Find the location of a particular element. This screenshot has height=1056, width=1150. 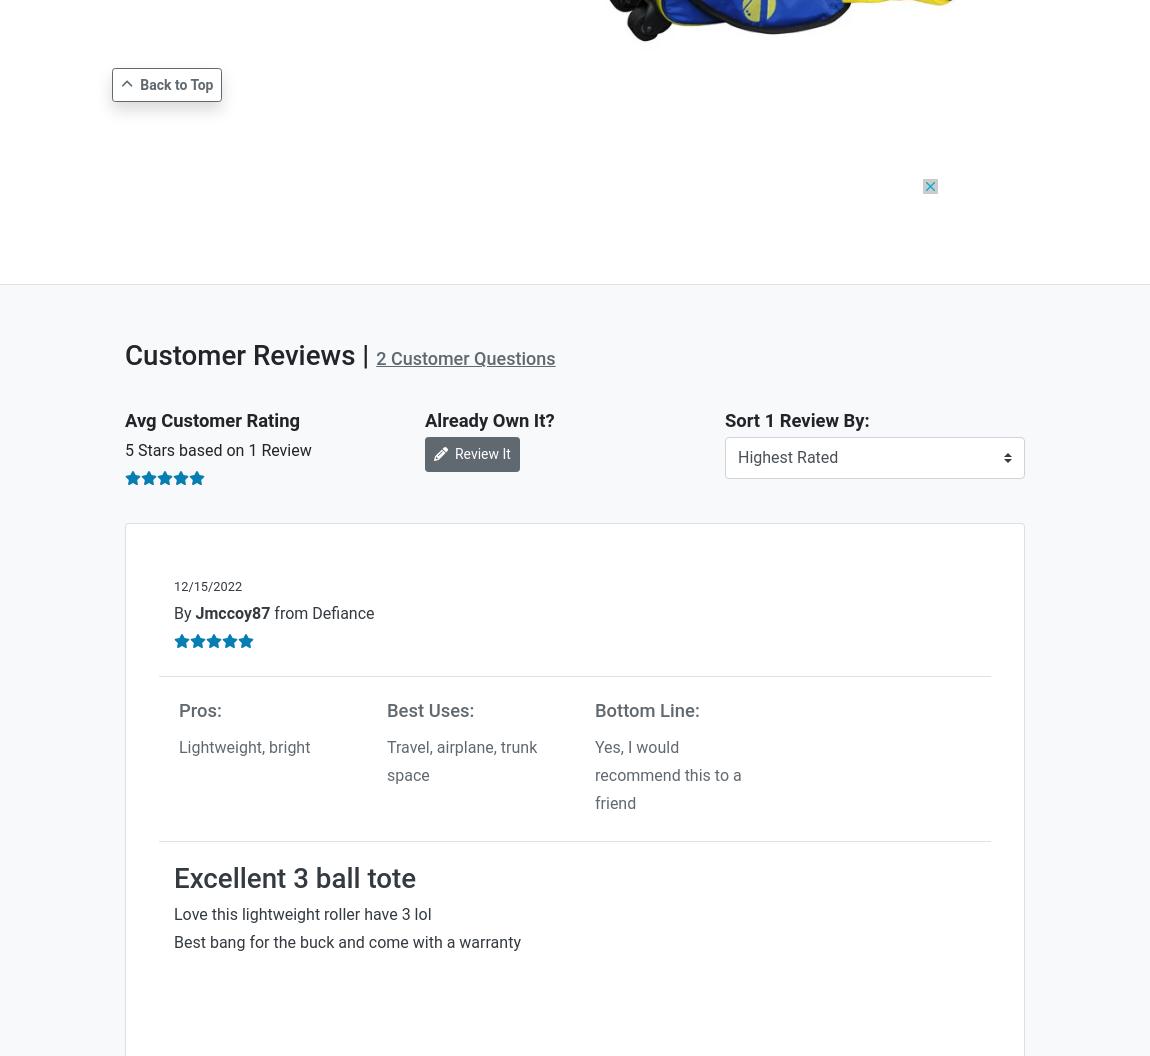

'Best Uses:' is located at coordinates (386, 710).